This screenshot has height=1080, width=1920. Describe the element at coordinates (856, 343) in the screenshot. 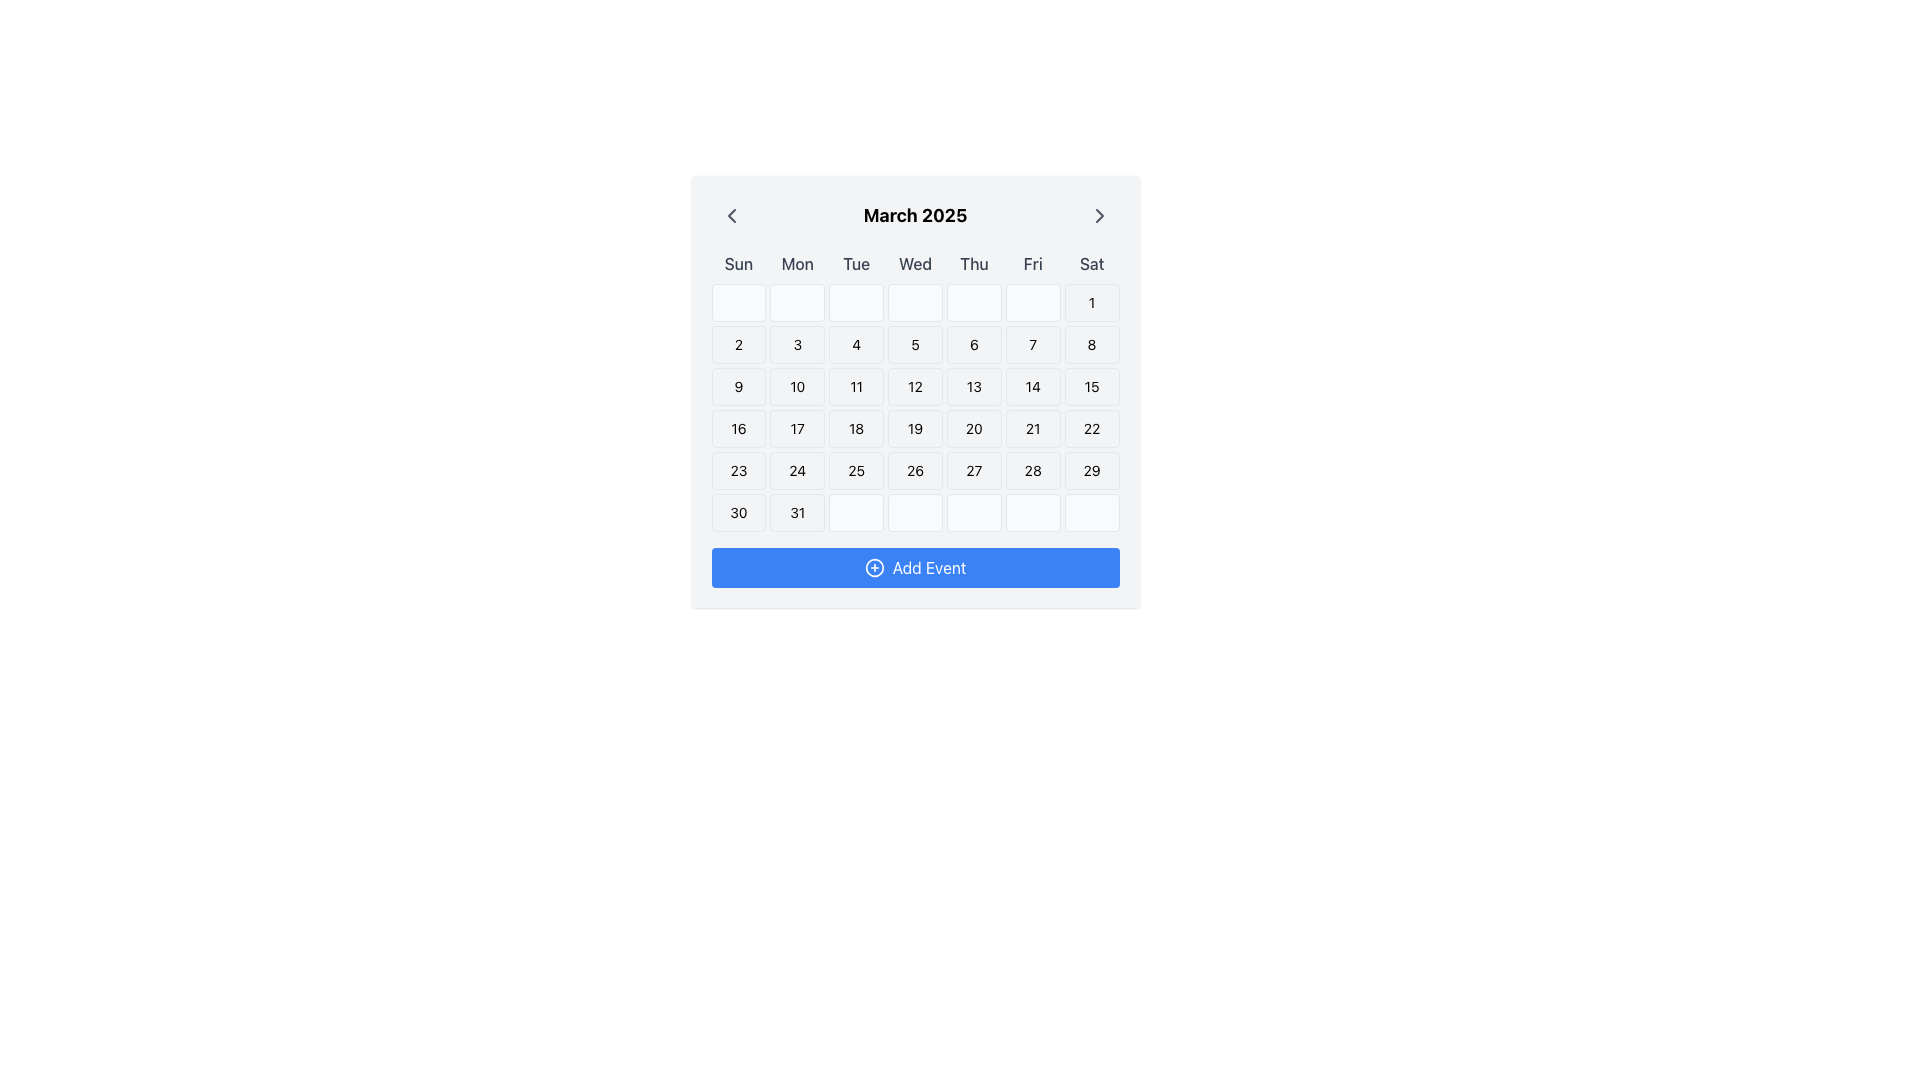

I see `the button representing the date '4' in the March 2025 calendar` at that location.